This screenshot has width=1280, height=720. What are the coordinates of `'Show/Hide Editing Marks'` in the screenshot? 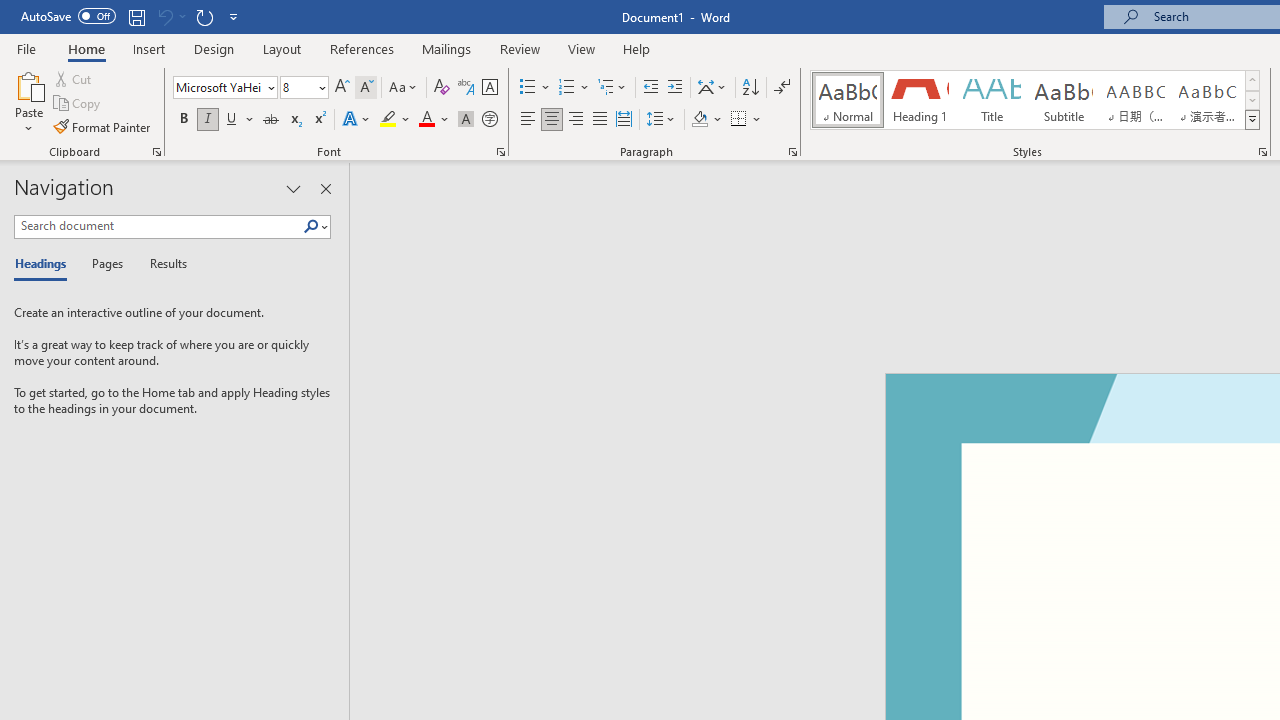 It's located at (781, 86).